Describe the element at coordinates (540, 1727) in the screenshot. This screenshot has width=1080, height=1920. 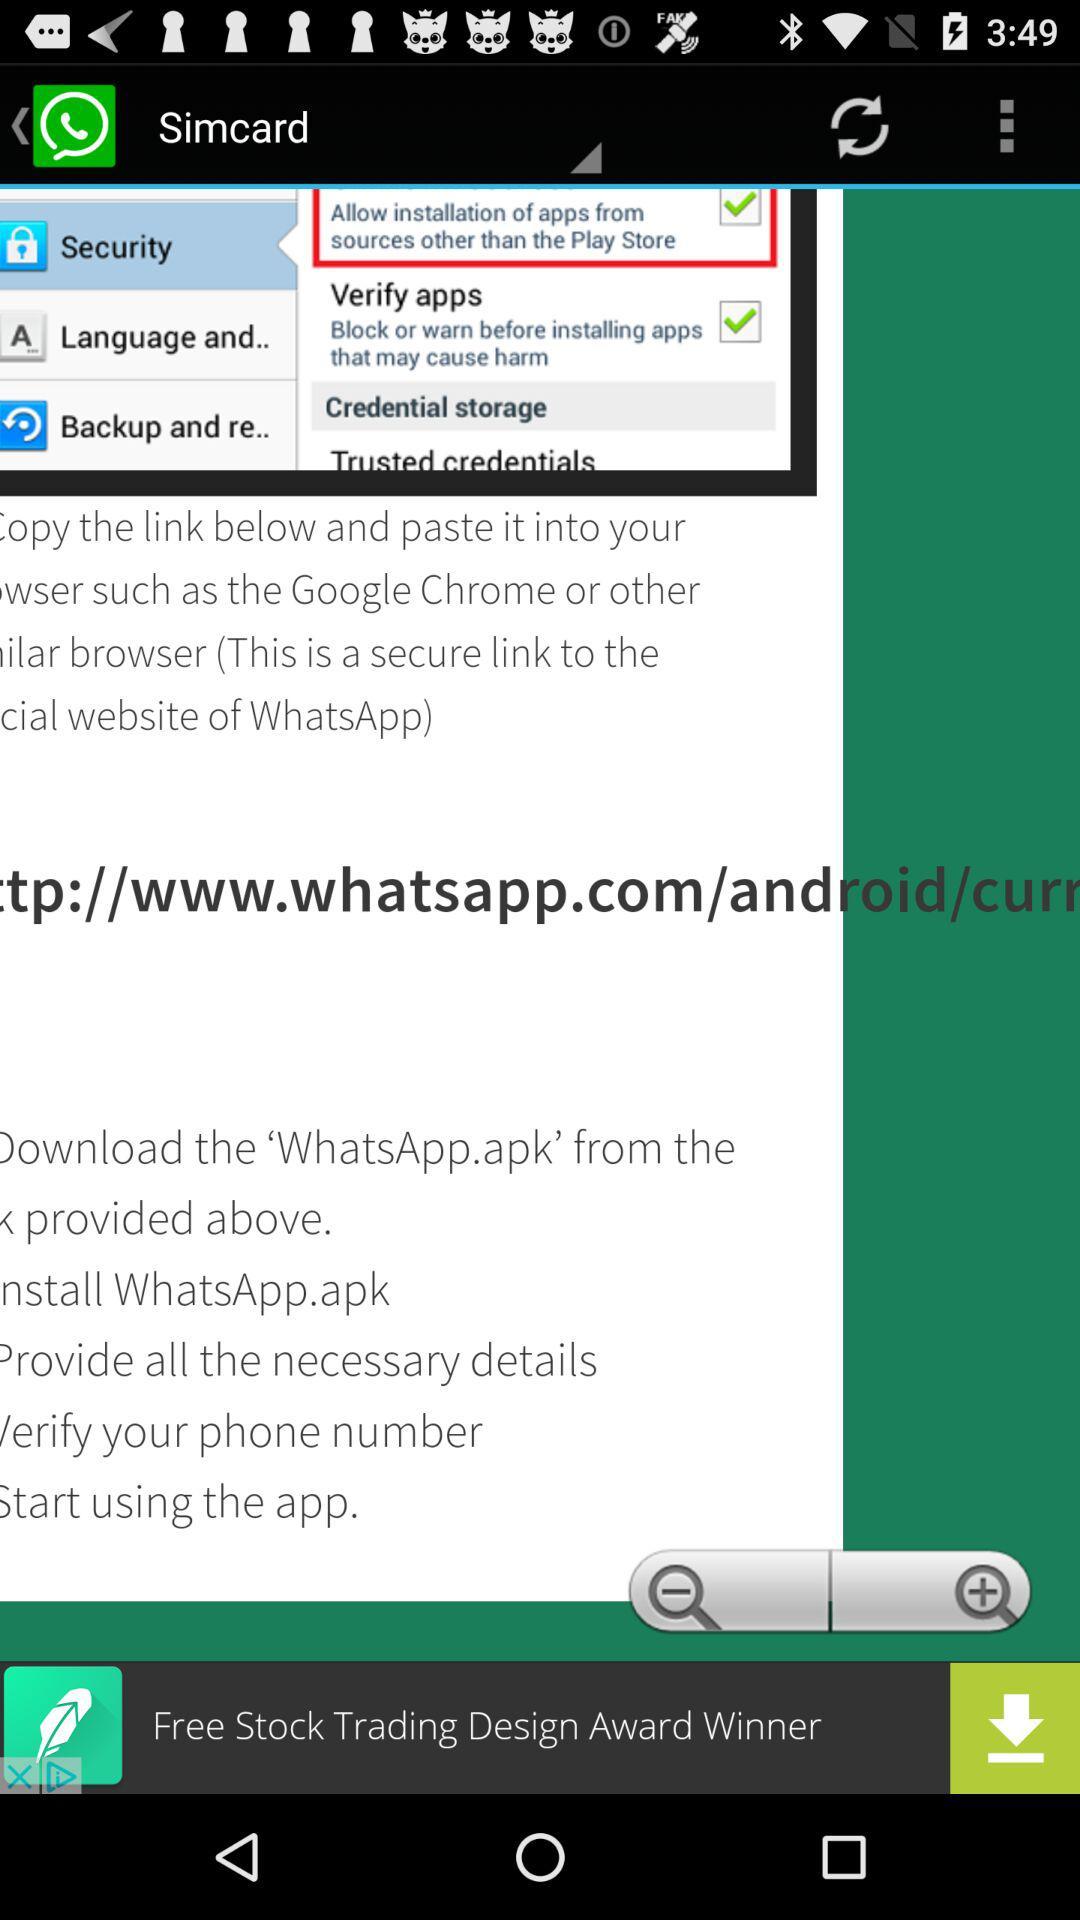
I see `advertisements` at that location.